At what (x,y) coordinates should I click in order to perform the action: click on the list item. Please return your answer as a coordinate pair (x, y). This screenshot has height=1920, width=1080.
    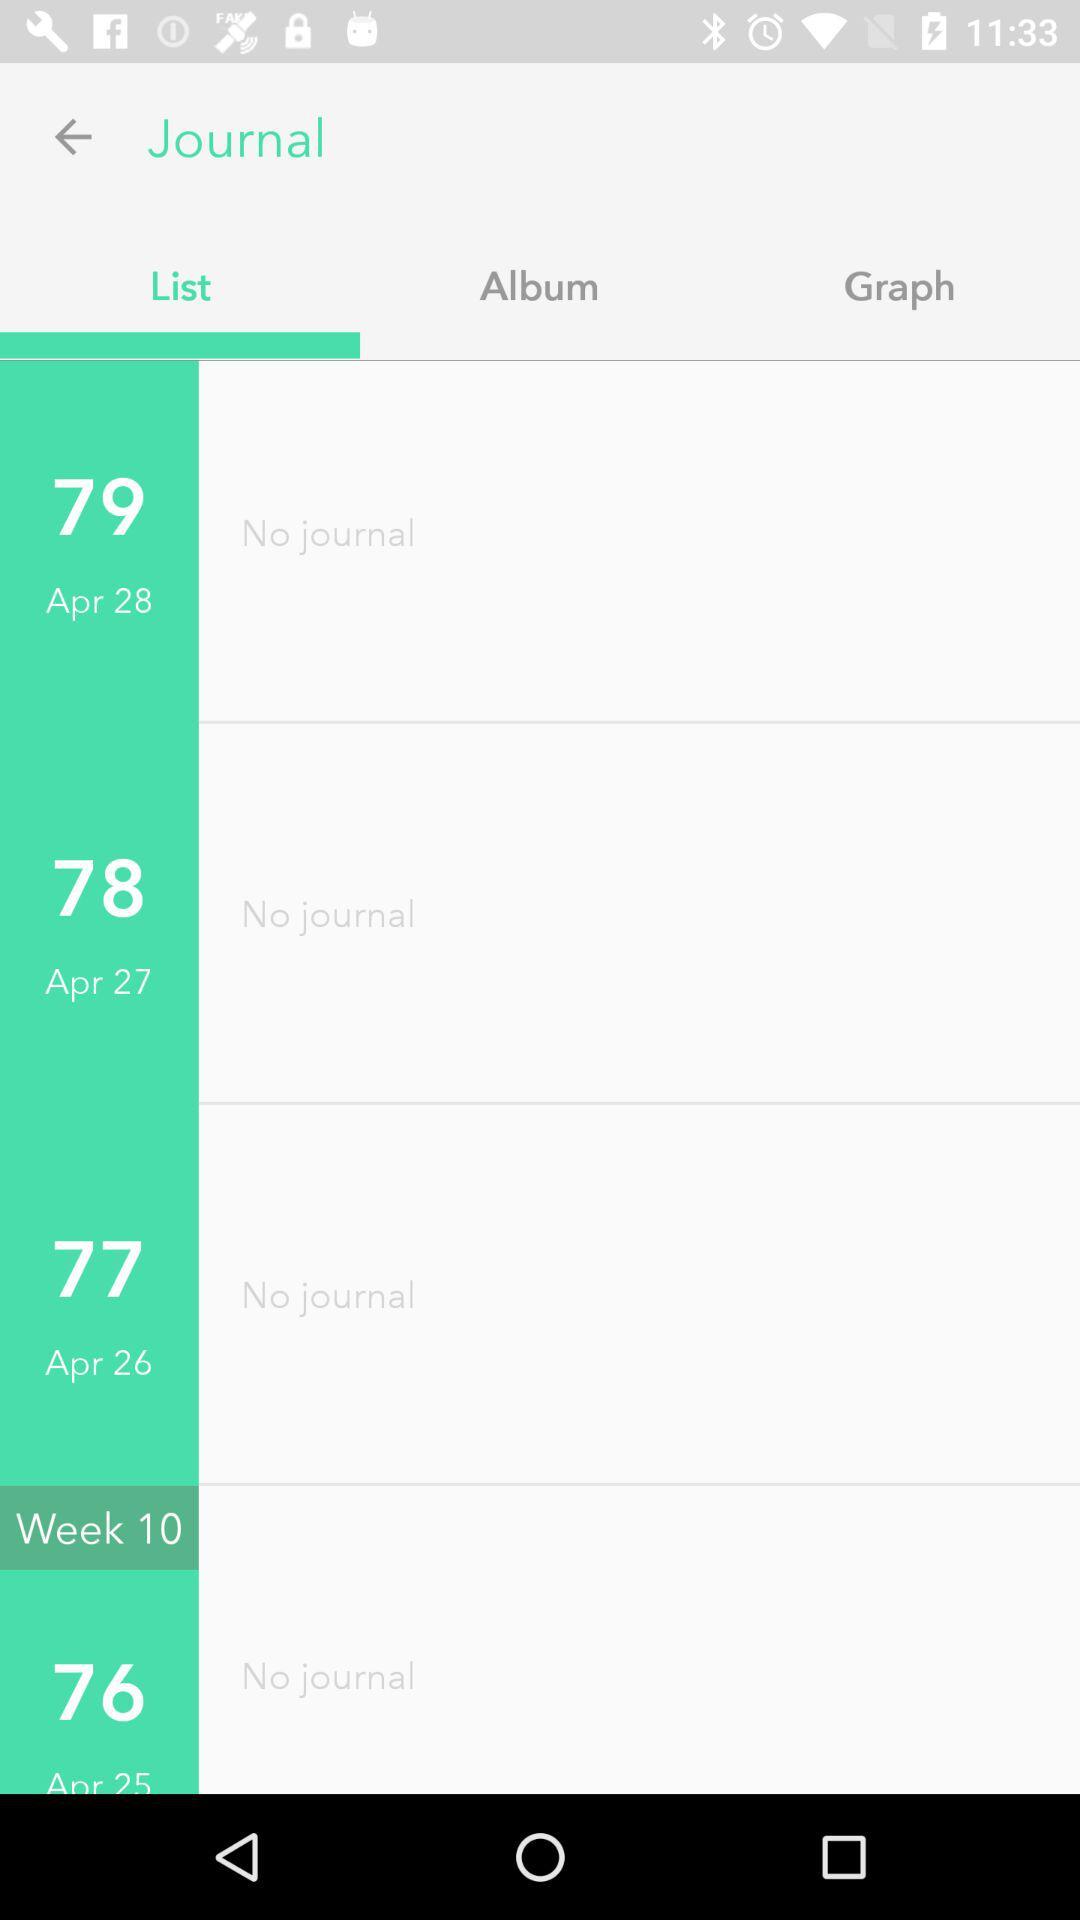
    Looking at the image, I should click on (180, 284).